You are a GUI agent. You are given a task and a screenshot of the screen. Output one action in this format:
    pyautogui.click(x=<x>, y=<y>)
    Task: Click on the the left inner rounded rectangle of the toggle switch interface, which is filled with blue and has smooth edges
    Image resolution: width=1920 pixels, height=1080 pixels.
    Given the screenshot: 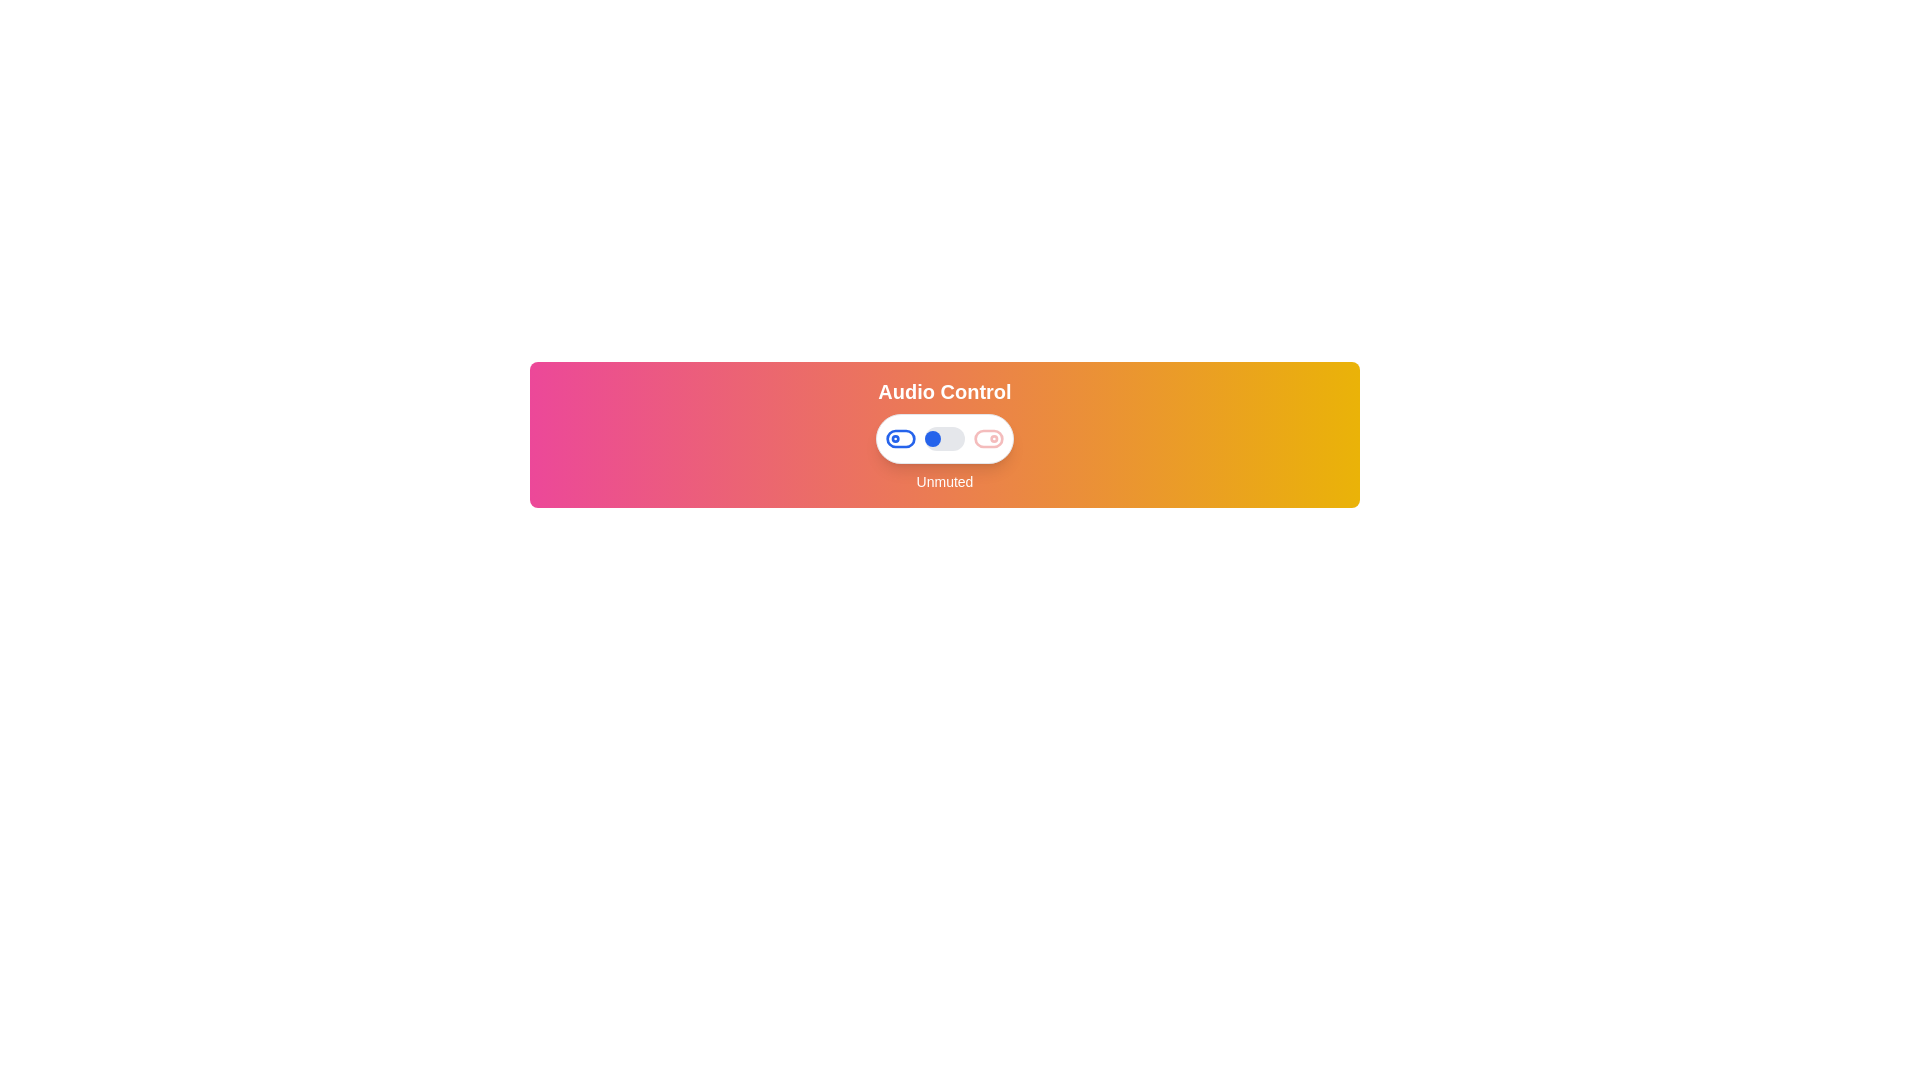 What is the action you would take?
    pyautogui.click(x=900, y=438)
    